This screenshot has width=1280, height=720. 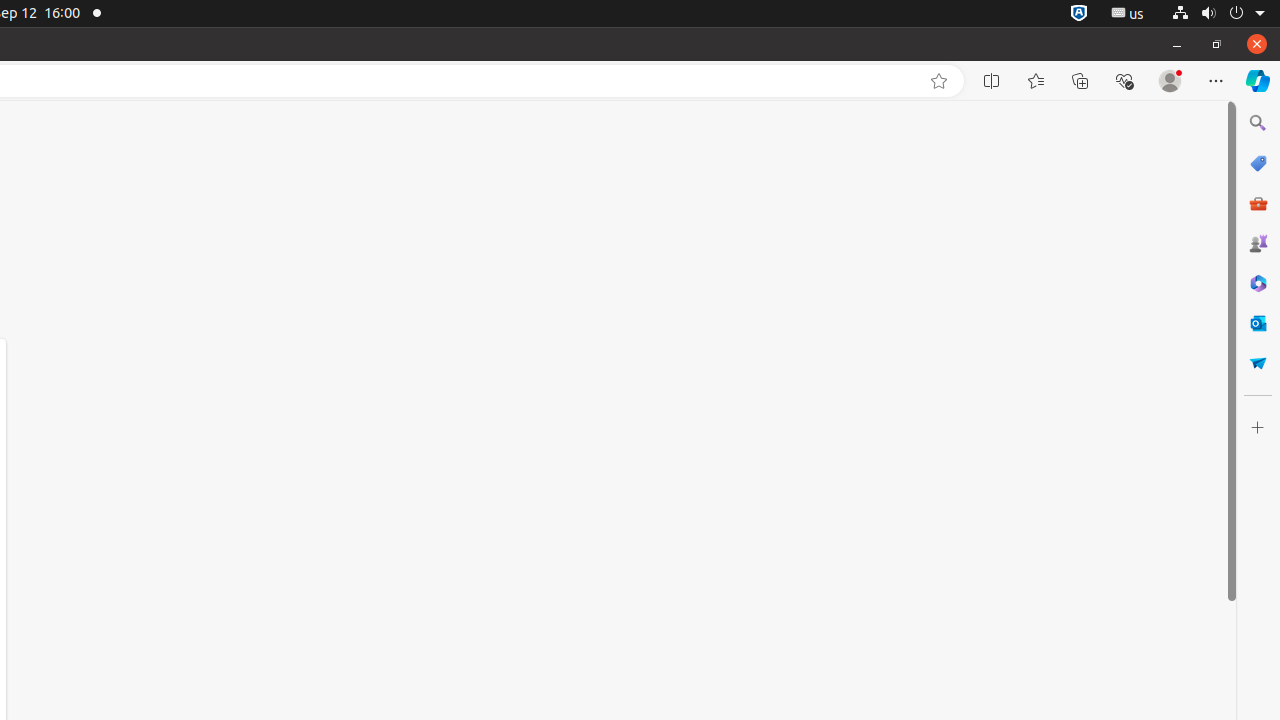 What do you see at coordinates (1256, 426) in the screenshot?
I see `'Customize'` at bounding box center [1256, 426].